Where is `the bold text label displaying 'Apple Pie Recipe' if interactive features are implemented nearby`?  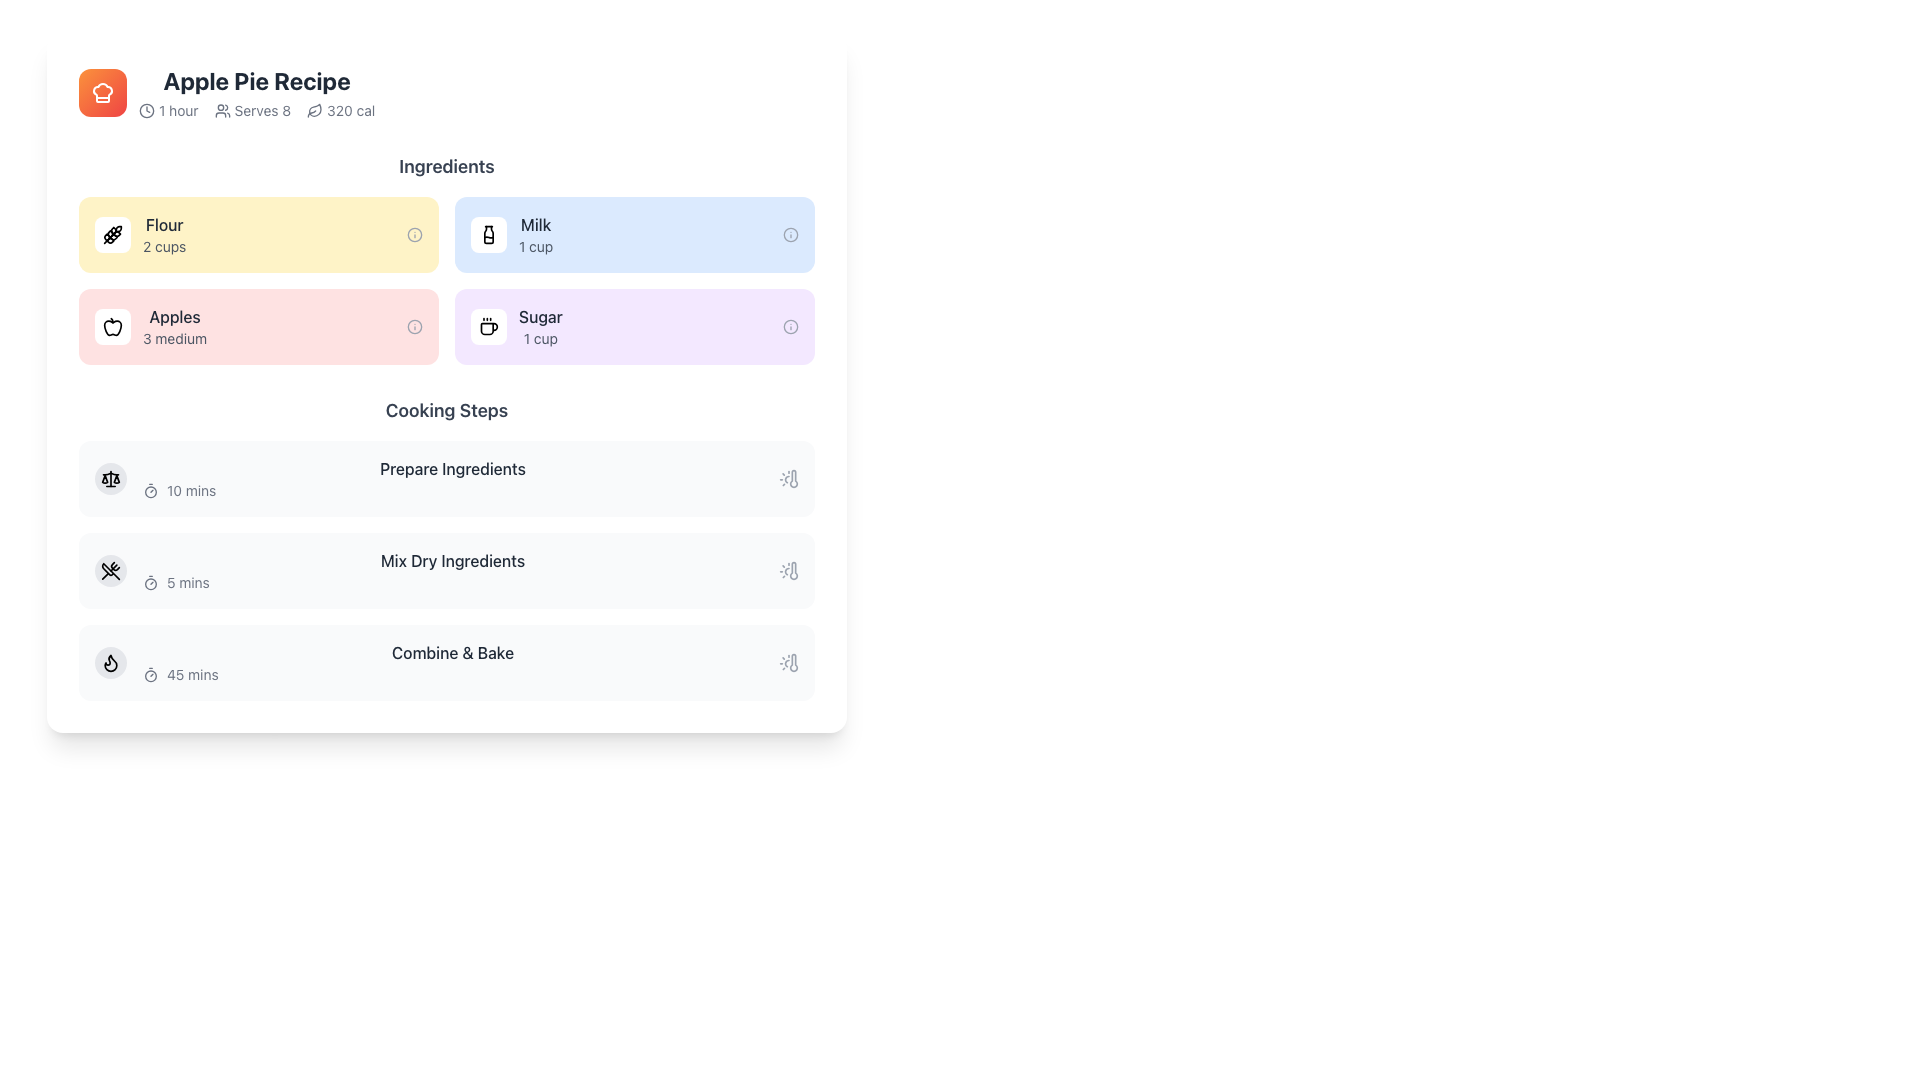
the bold text label displaying 'Apple Pie Recipe' if interactive features are implemented nearby is located at coordinates (256, 80).